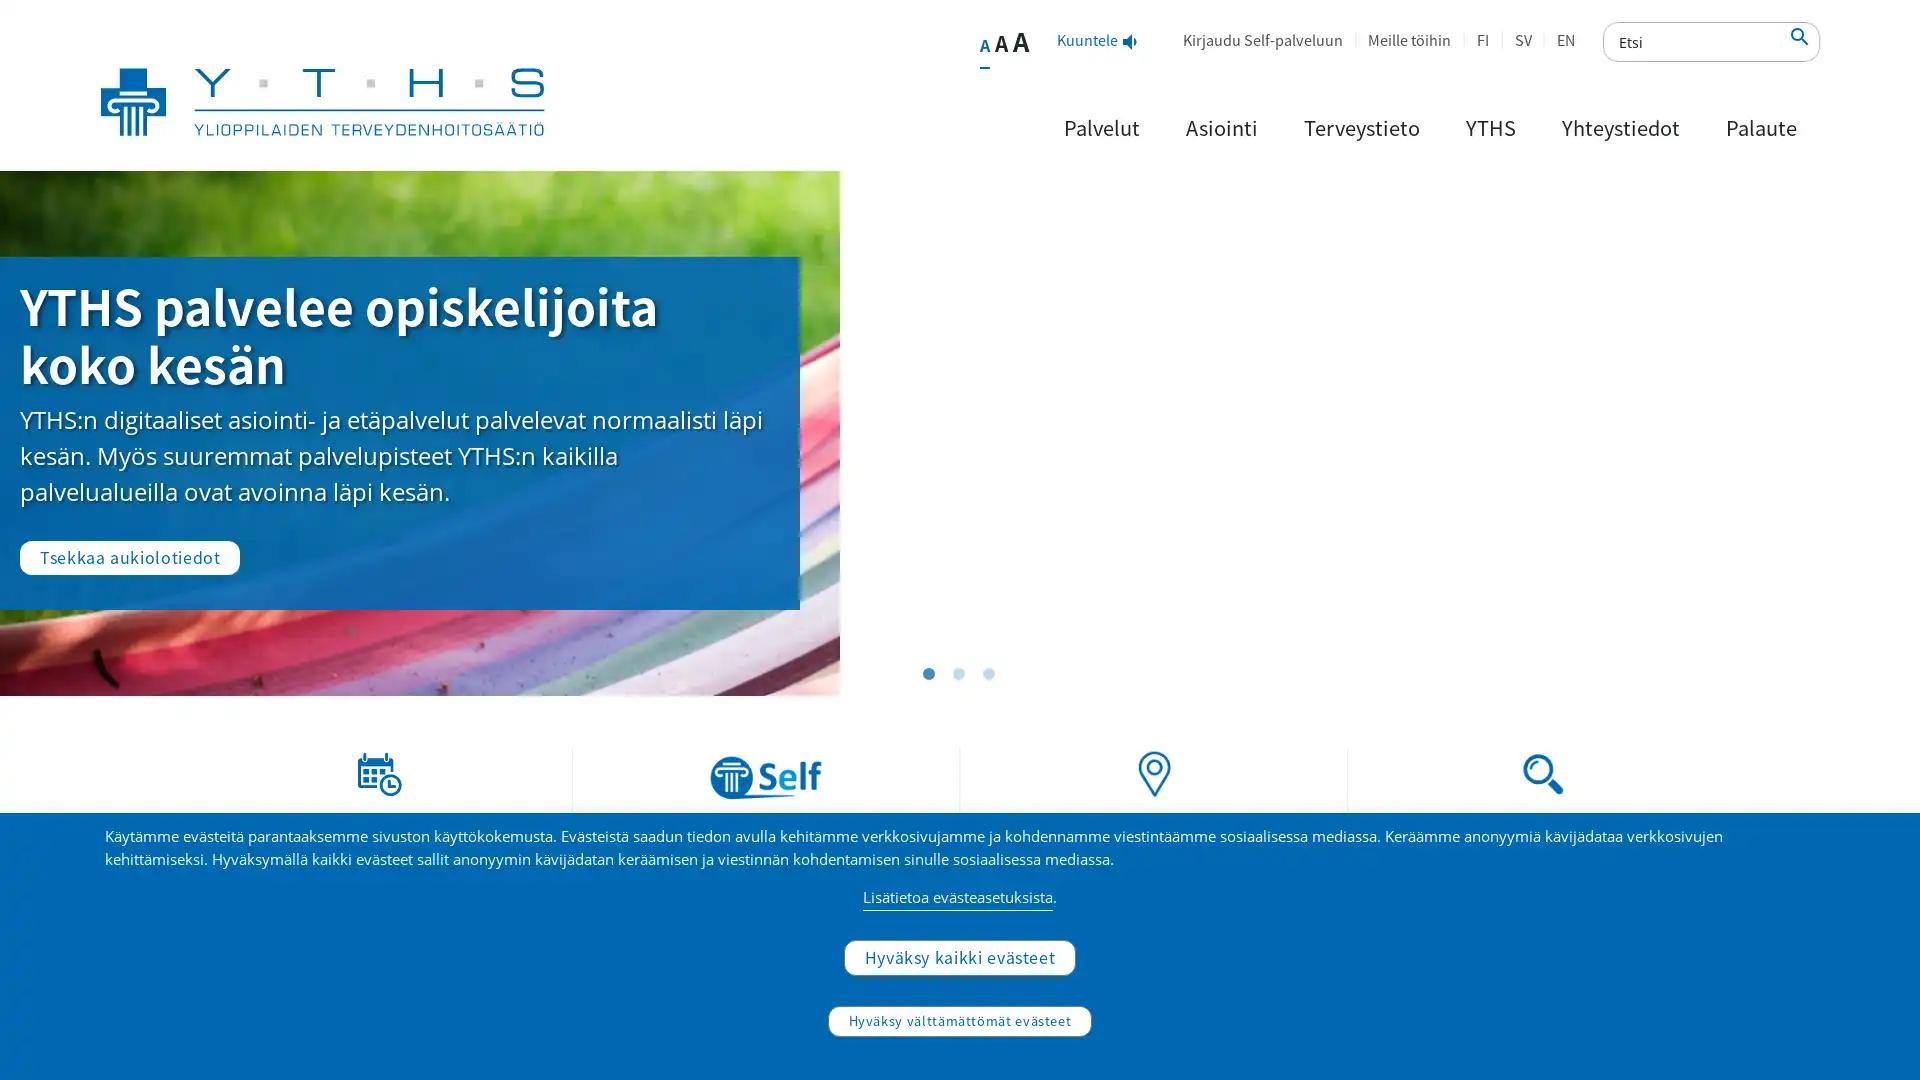 This screenshot has height=1080, width=1920. What do you see at coordinates (958, 955) in the screenshot?
I see `Hyvaksy kaikki evasteet` at bounding box center [958, 955].